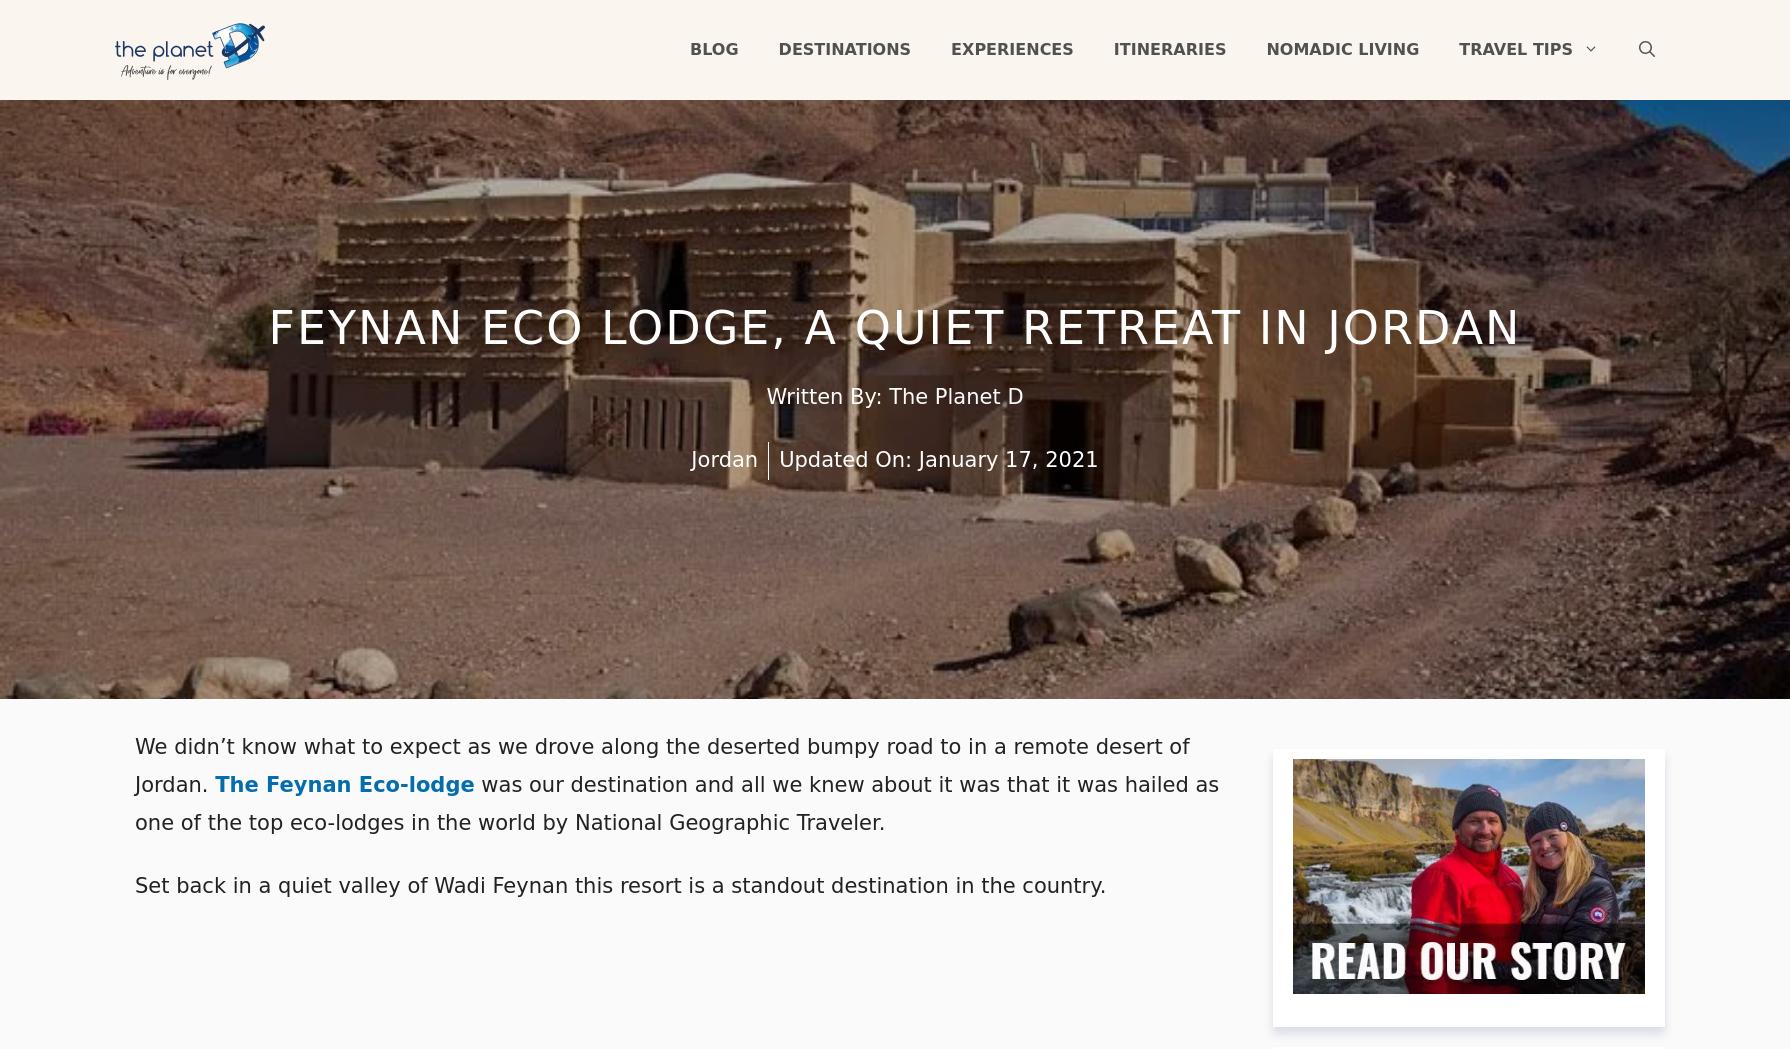 The height and width of the screenshot is (1049, 1790). I want to click on 'Written By:', so click(826, 397).